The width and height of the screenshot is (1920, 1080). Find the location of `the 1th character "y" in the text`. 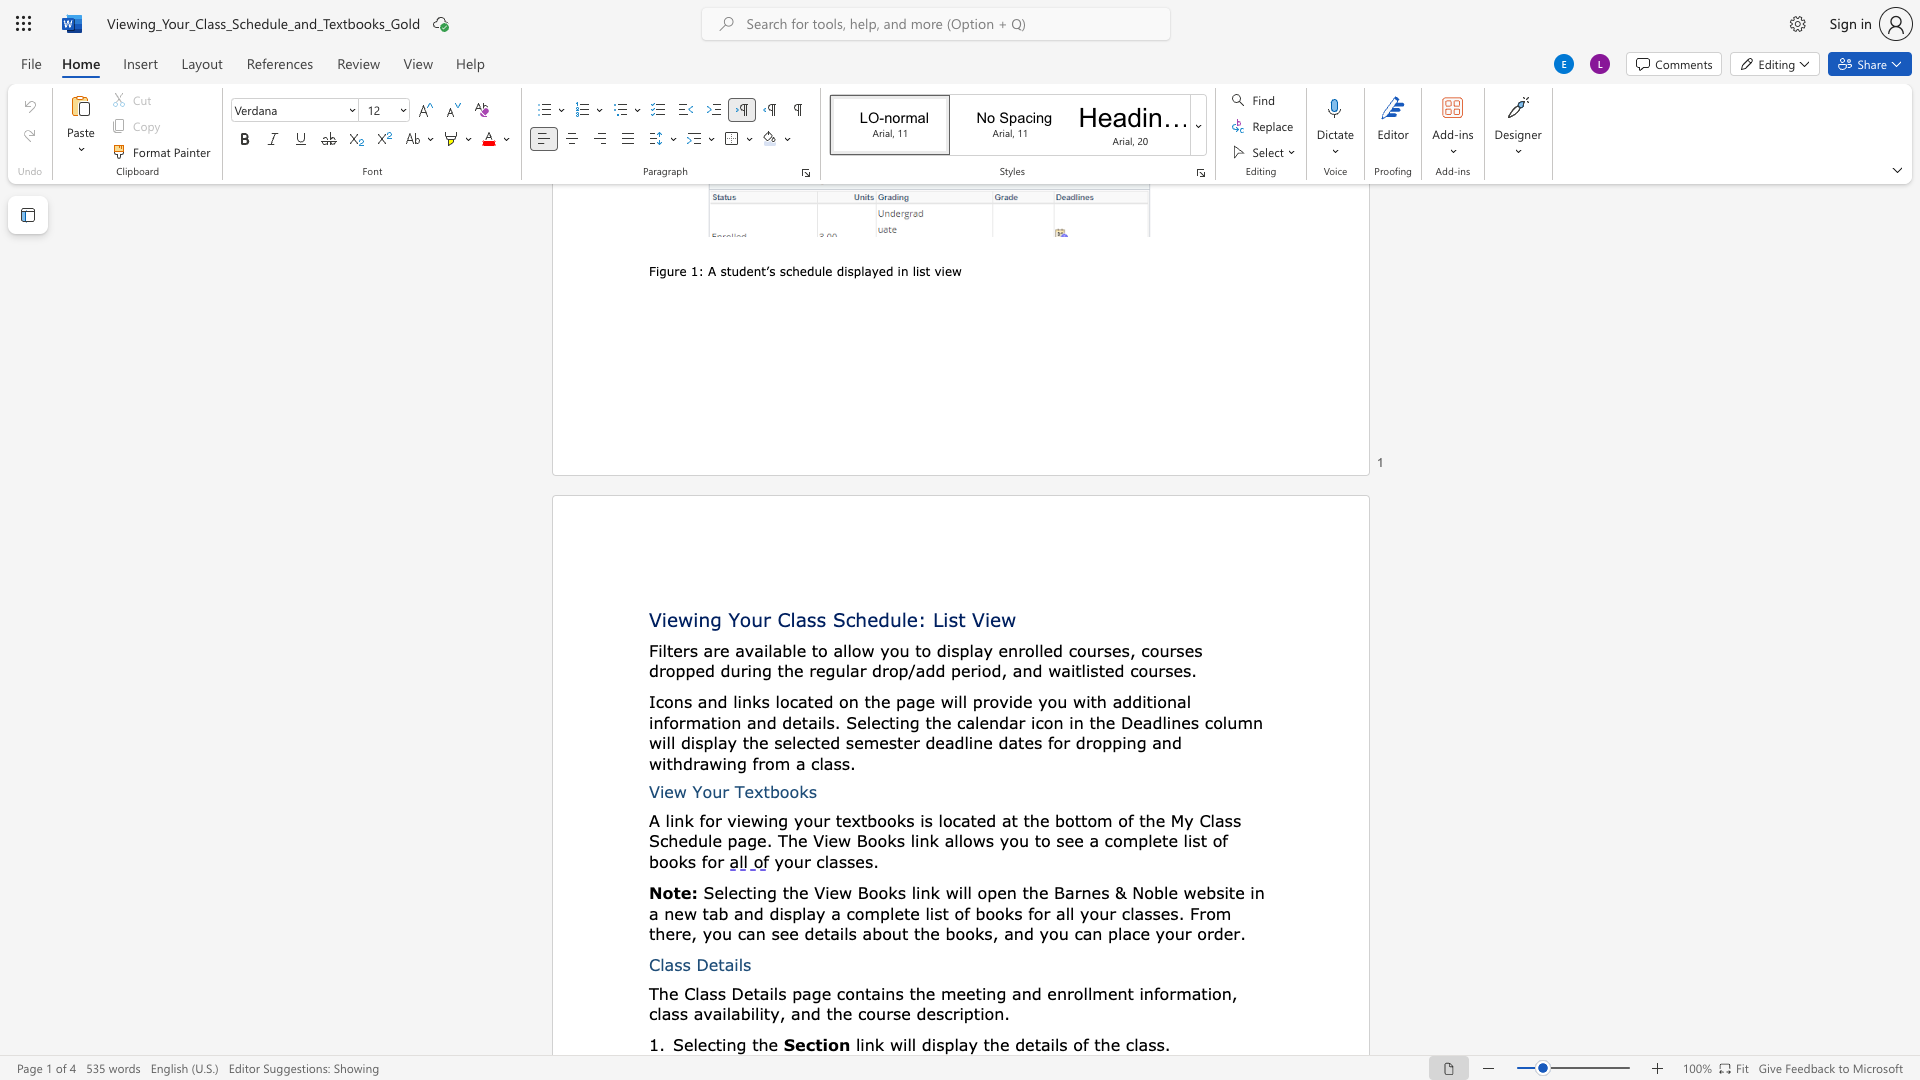

the 1th character "y" in the text is located at coordinates (773, 1013).